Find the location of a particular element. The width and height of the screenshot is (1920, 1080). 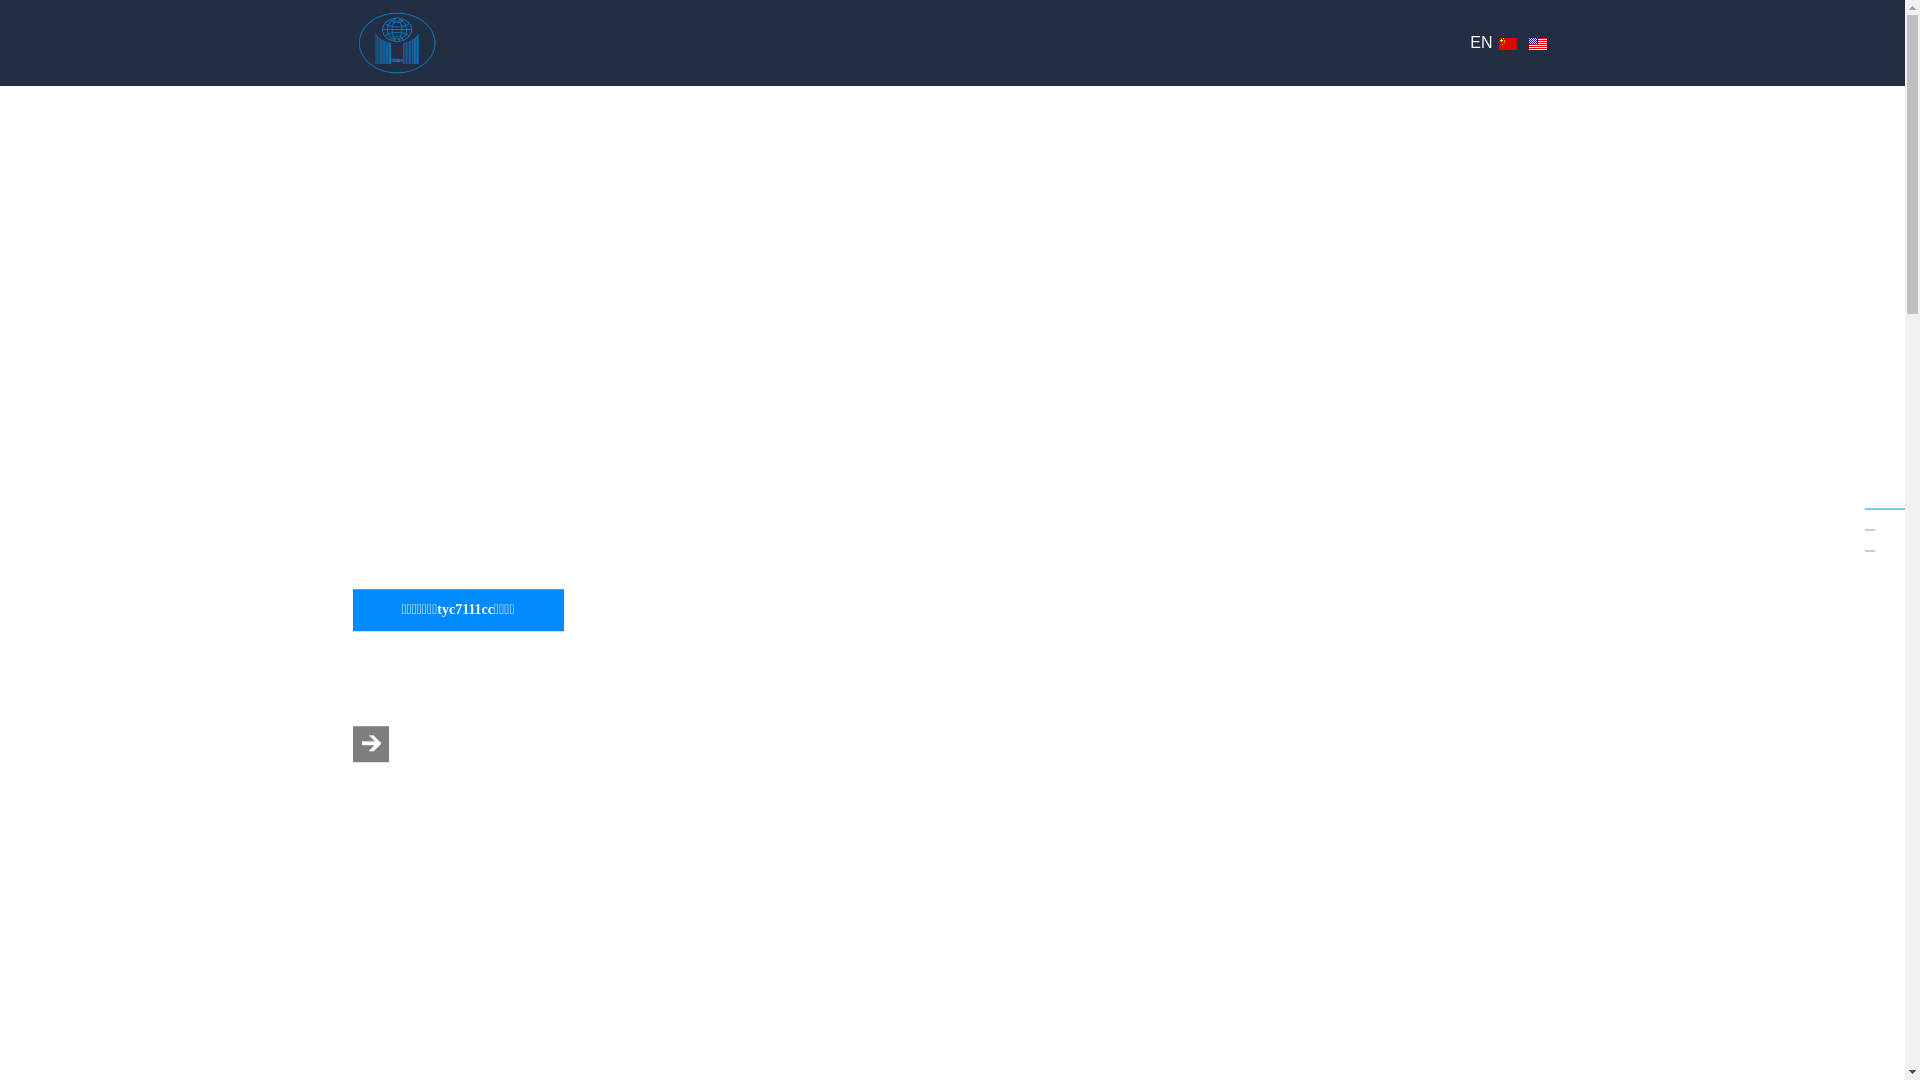

'English' is located at coordinates (1535, 43).